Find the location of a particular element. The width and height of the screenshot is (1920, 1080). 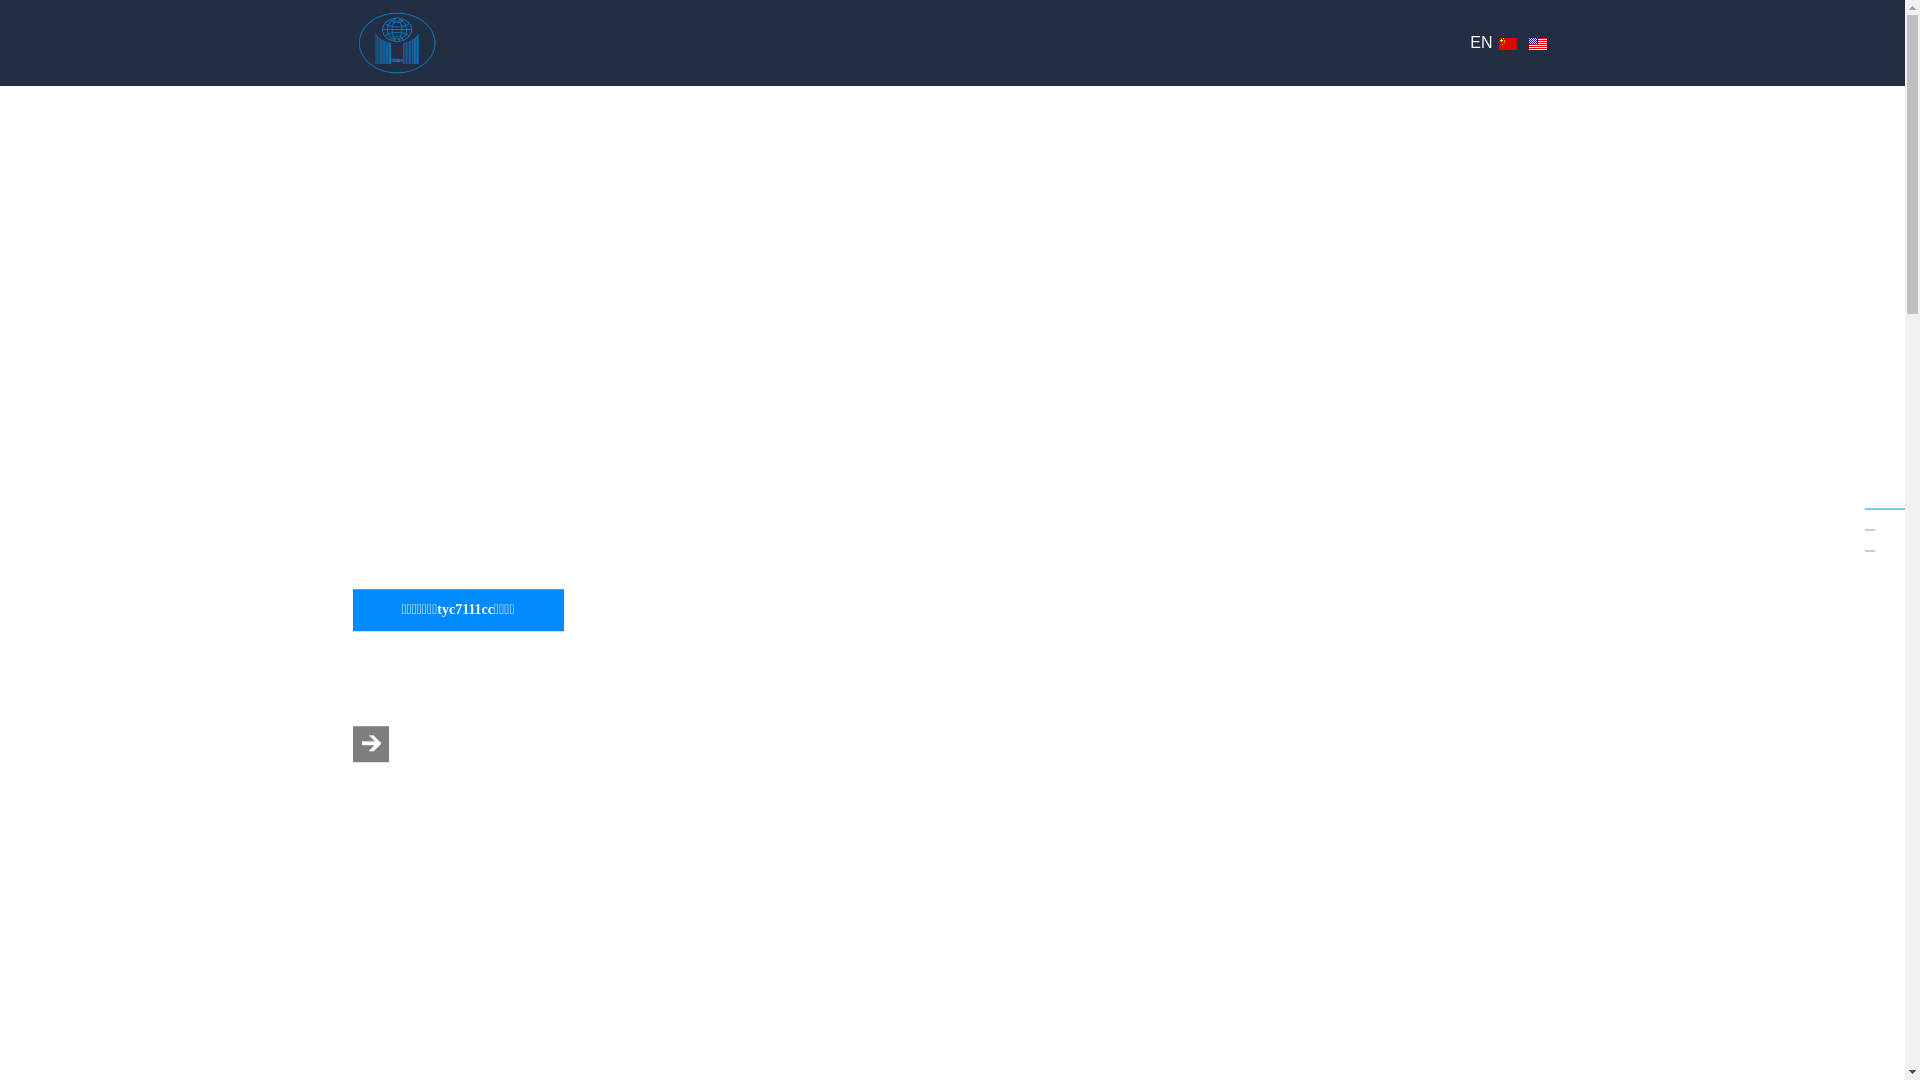

'English' is located at coordinates (1535, 43).